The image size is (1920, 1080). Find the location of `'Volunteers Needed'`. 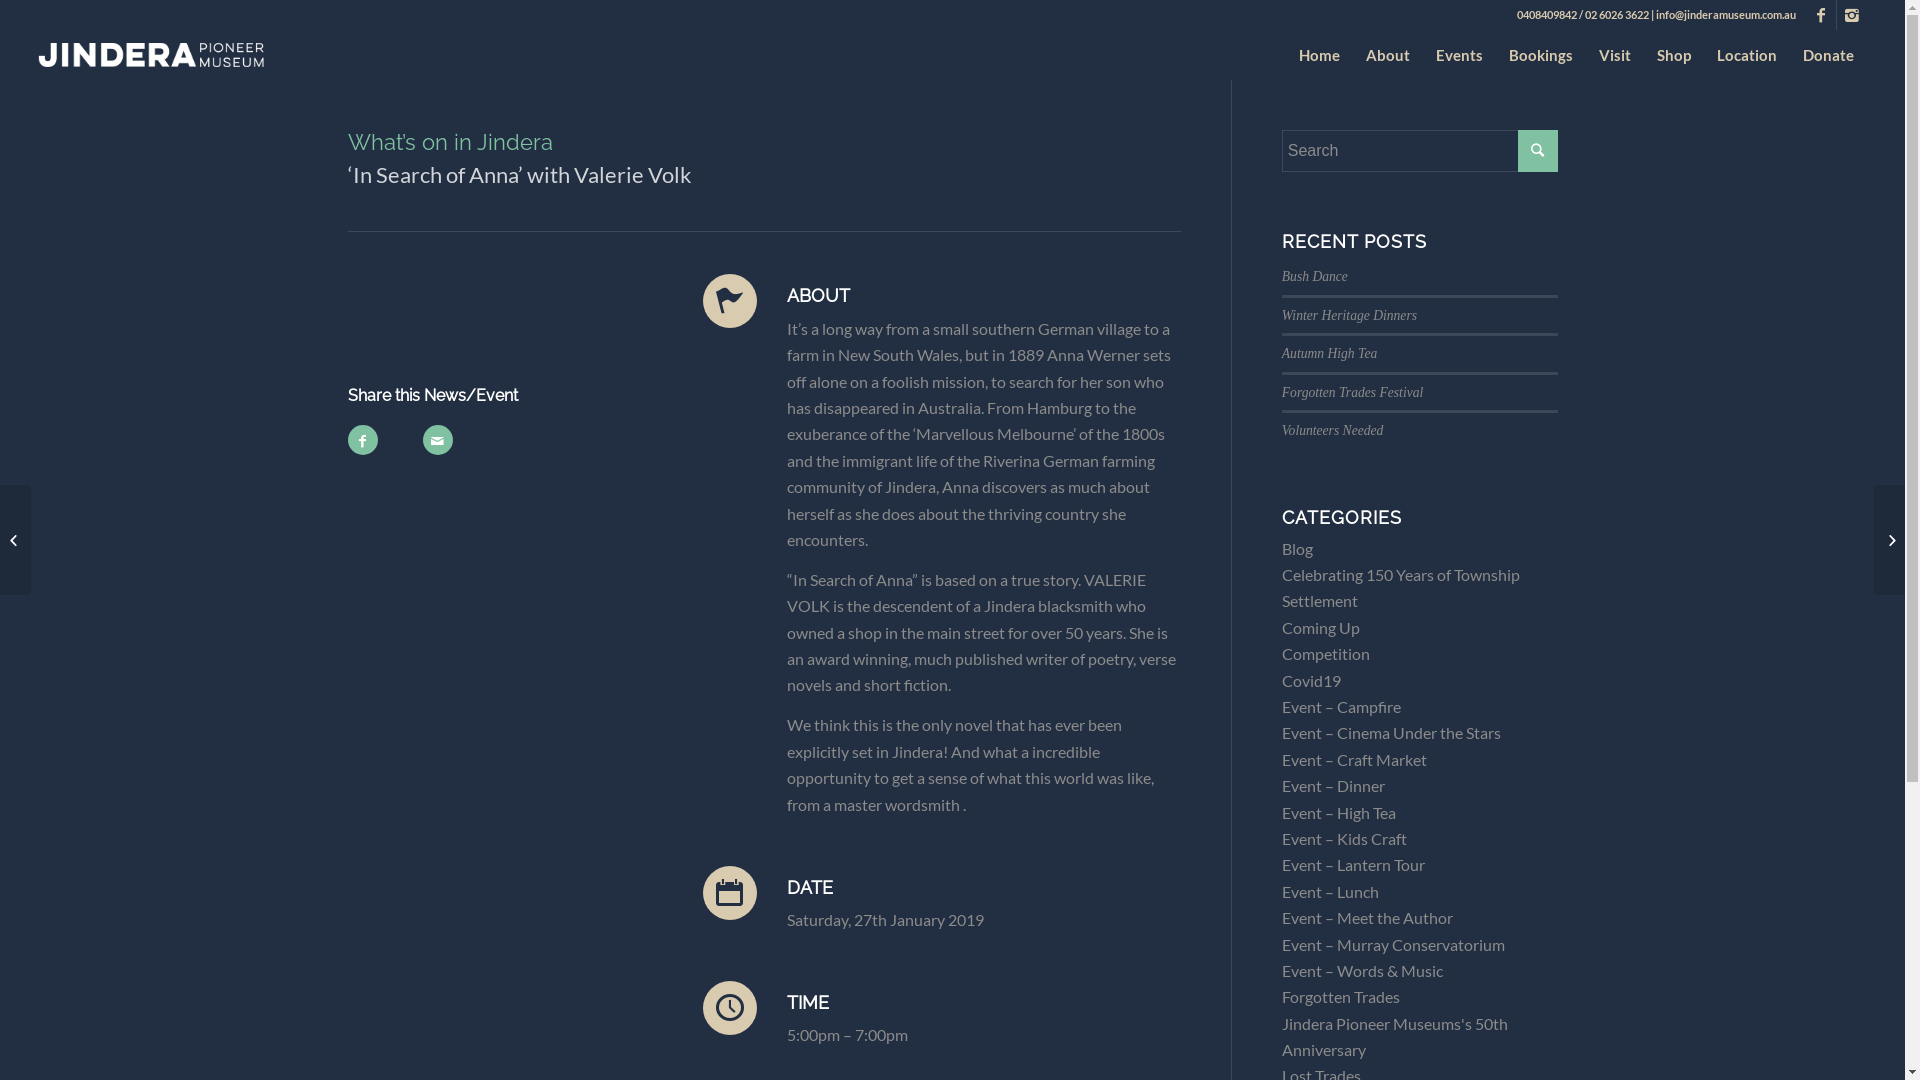

'Volunteers Needed' is located at coordinates (1333, 429).